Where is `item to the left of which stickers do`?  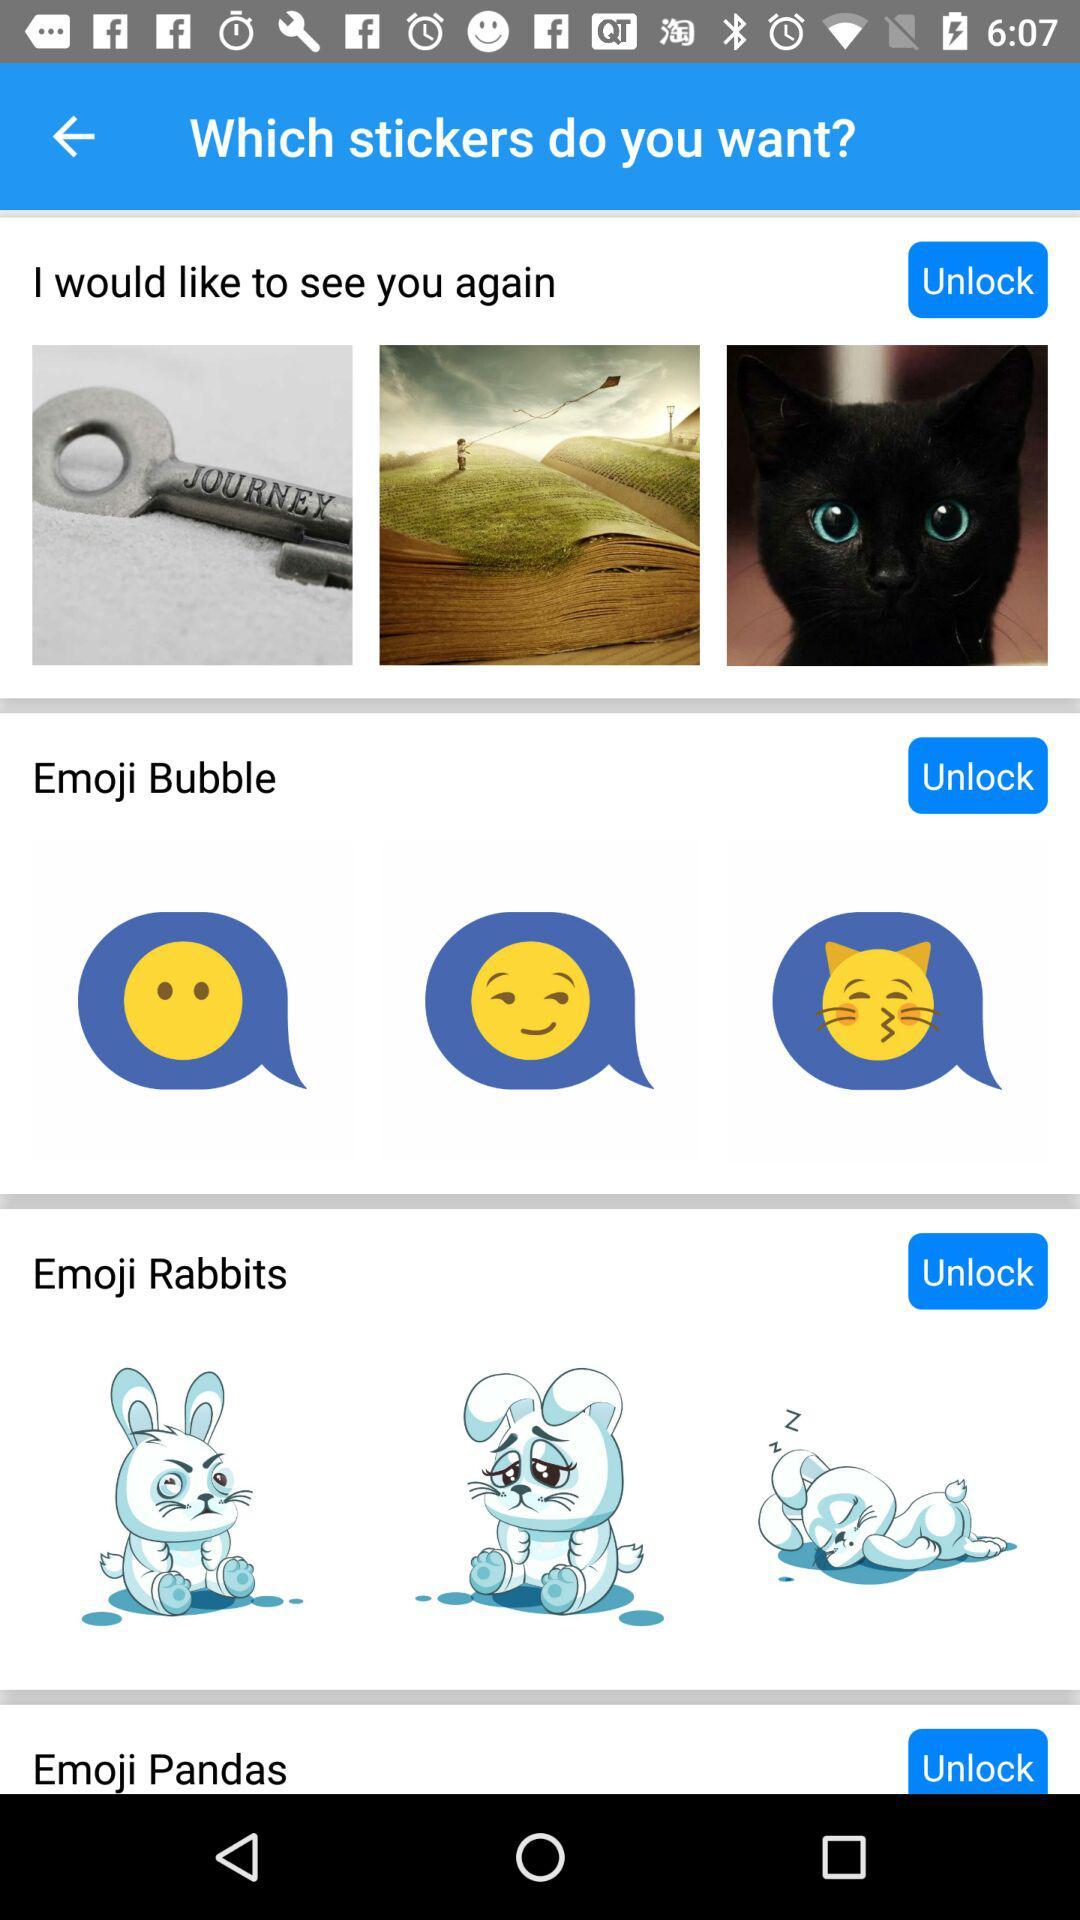
item to the left of which stickers do is located at coordinates (72, 135).